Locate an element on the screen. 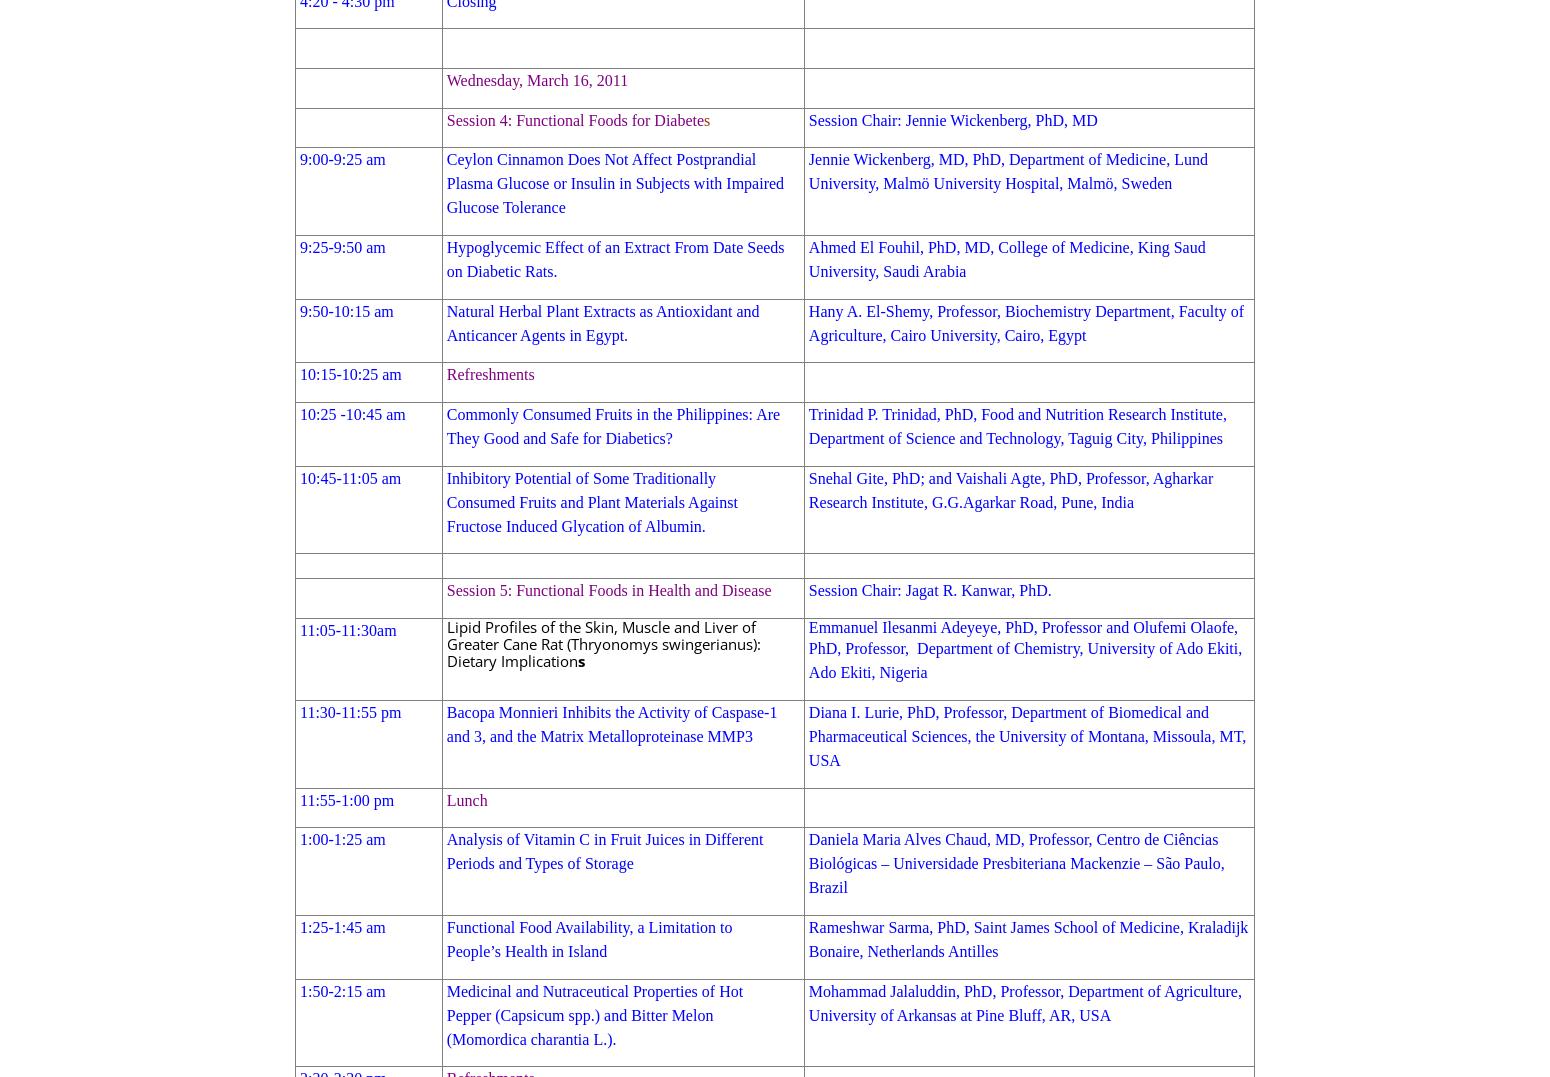 The height and width of the screenshot is (1077, 1550). '11:55-1:00 pm' is located at coordinates (346, 799).